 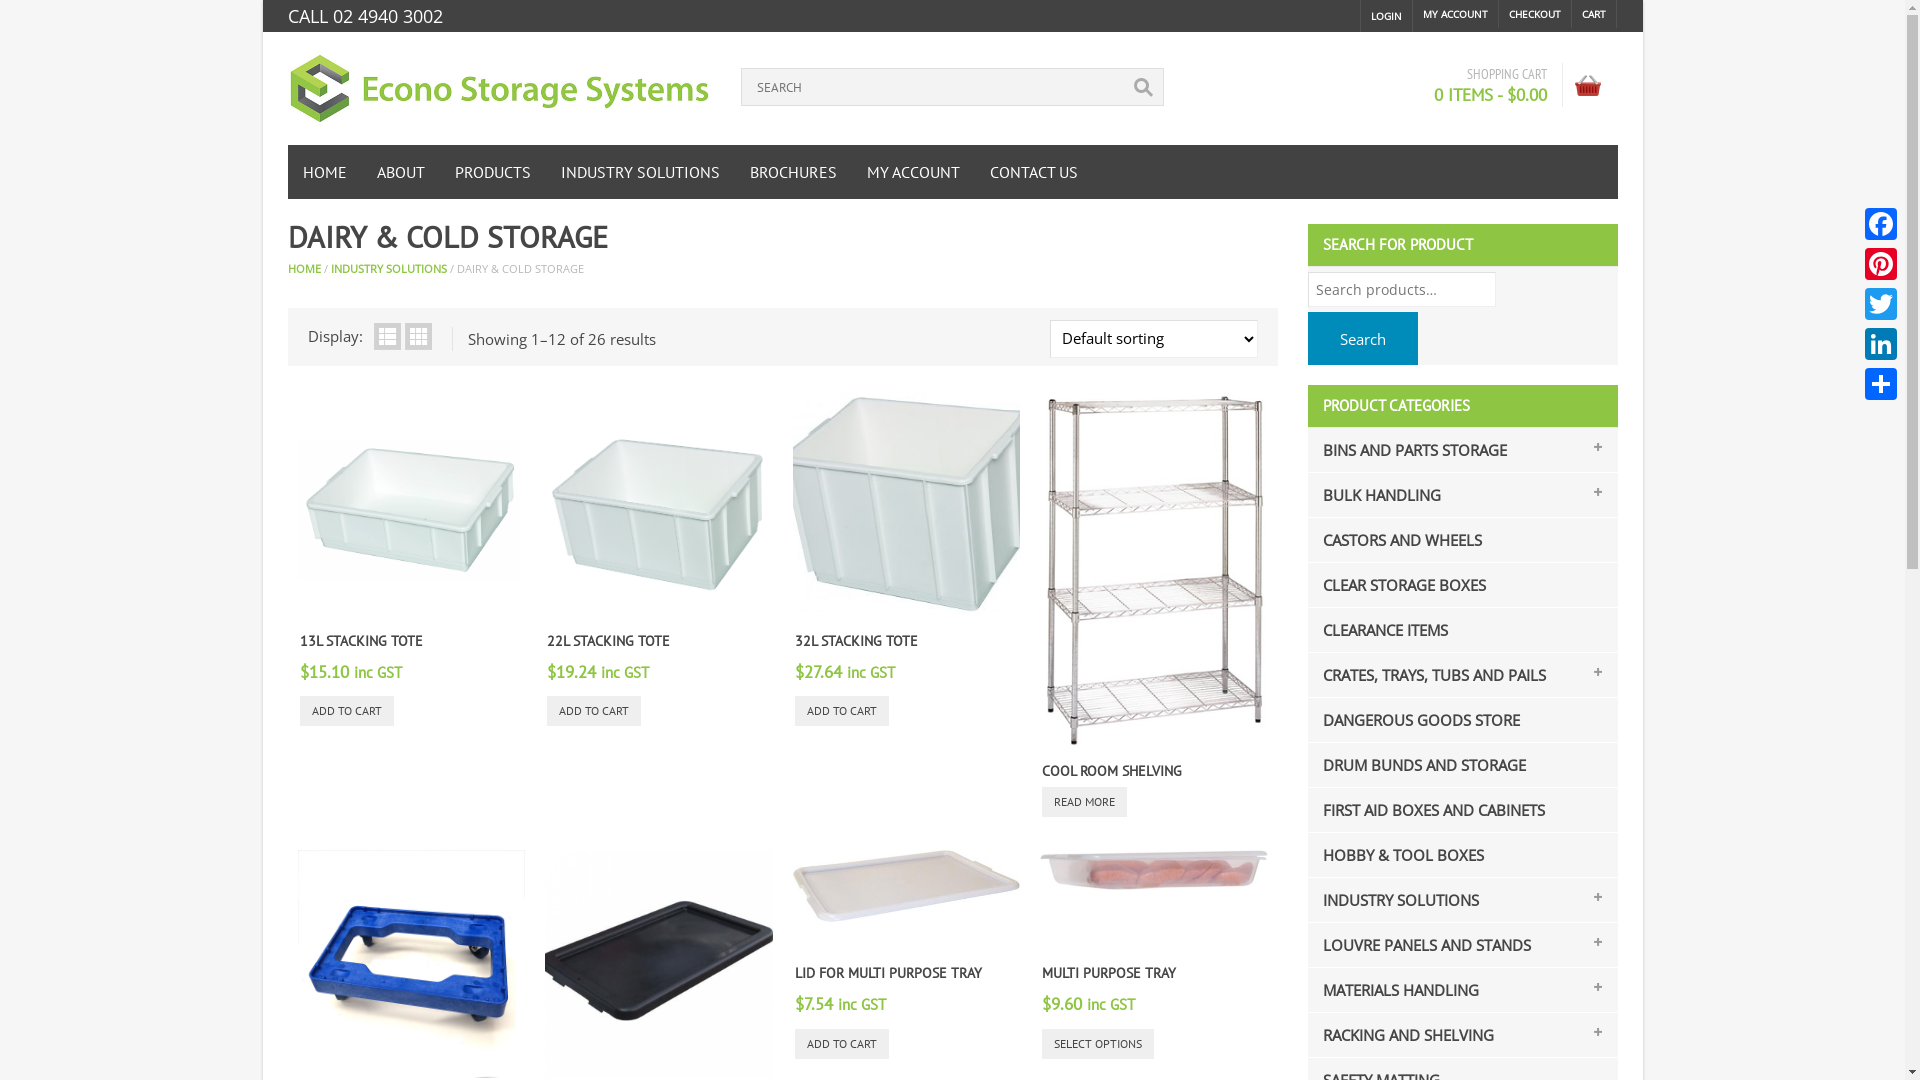 What do you see at coordinates (1534, 14) in the screenshot?
I see `'CHECKOUT'` at bounding box center [1534, 14].